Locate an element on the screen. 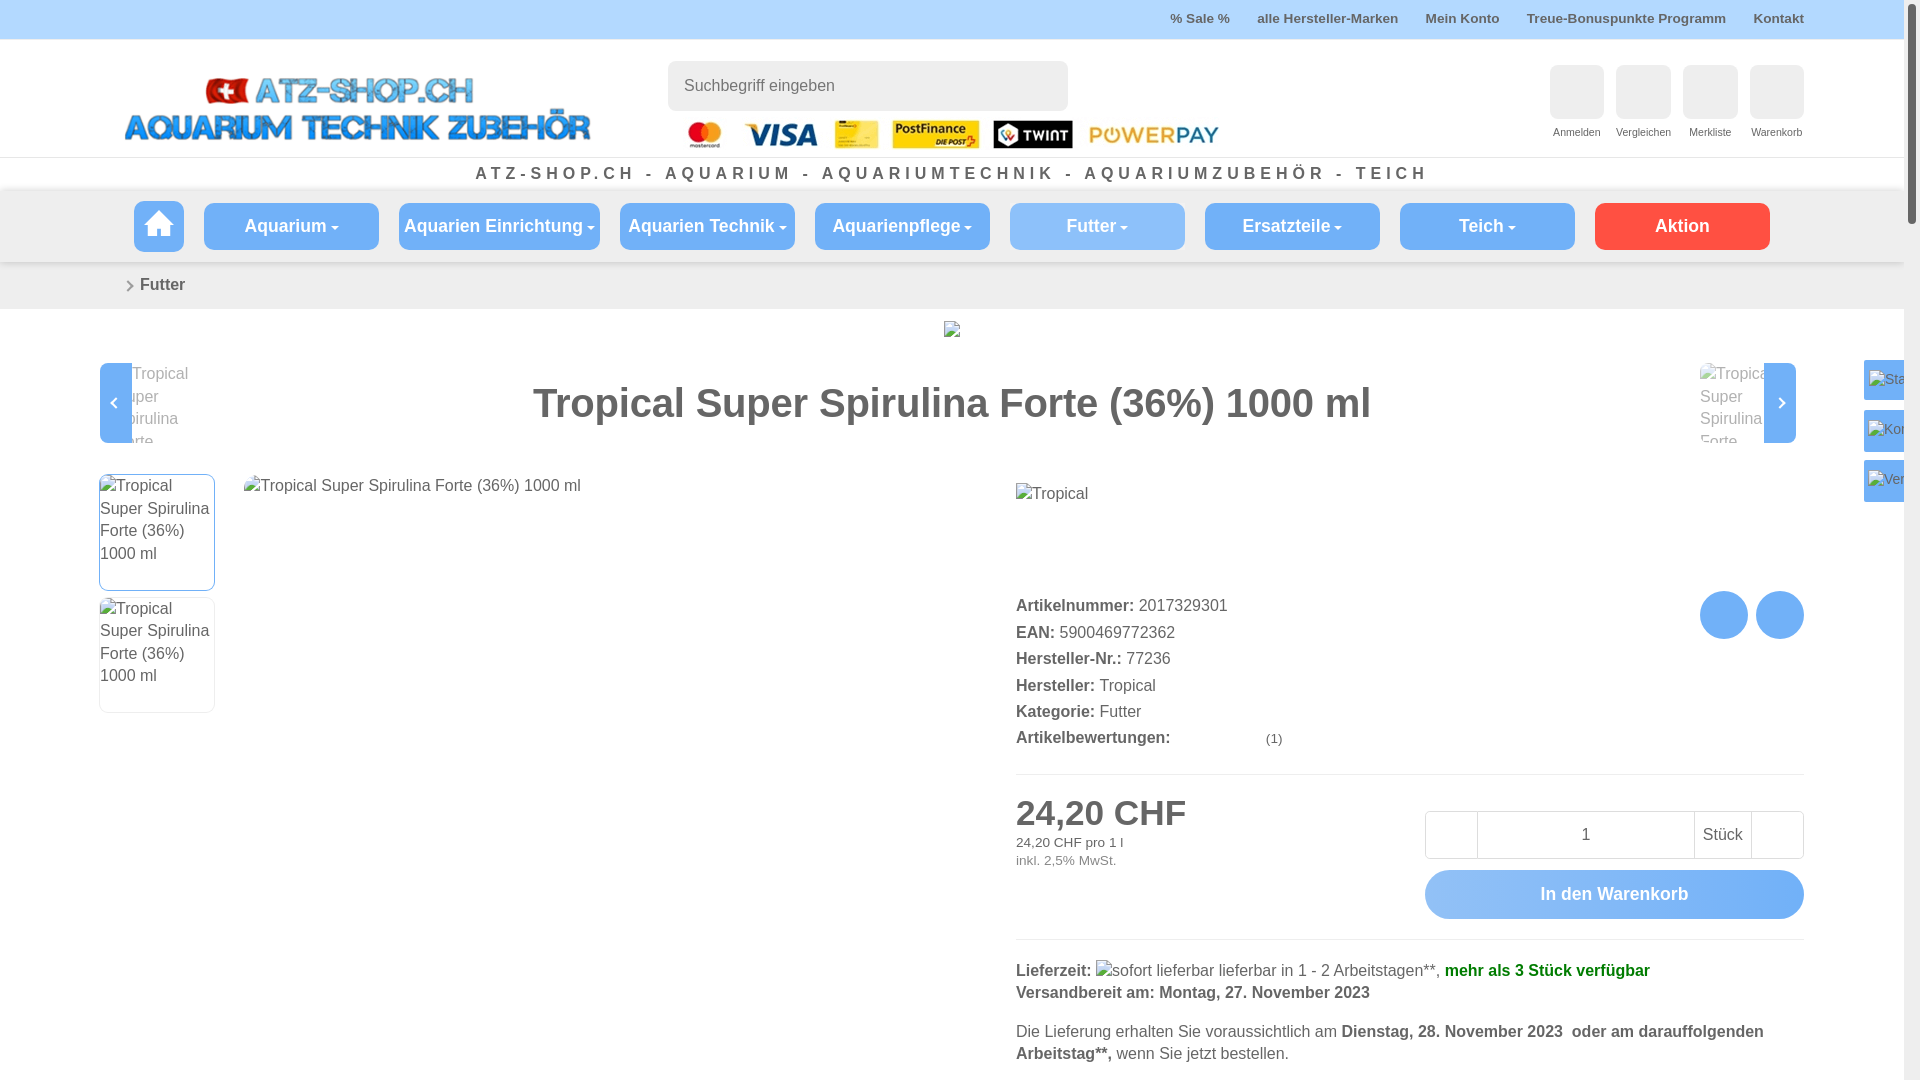 This screenshot has width=1920, height=1080. 'Tropical Super Spirulina Forte (36%) 5 Liter' is located at coordinates (1742, 402).